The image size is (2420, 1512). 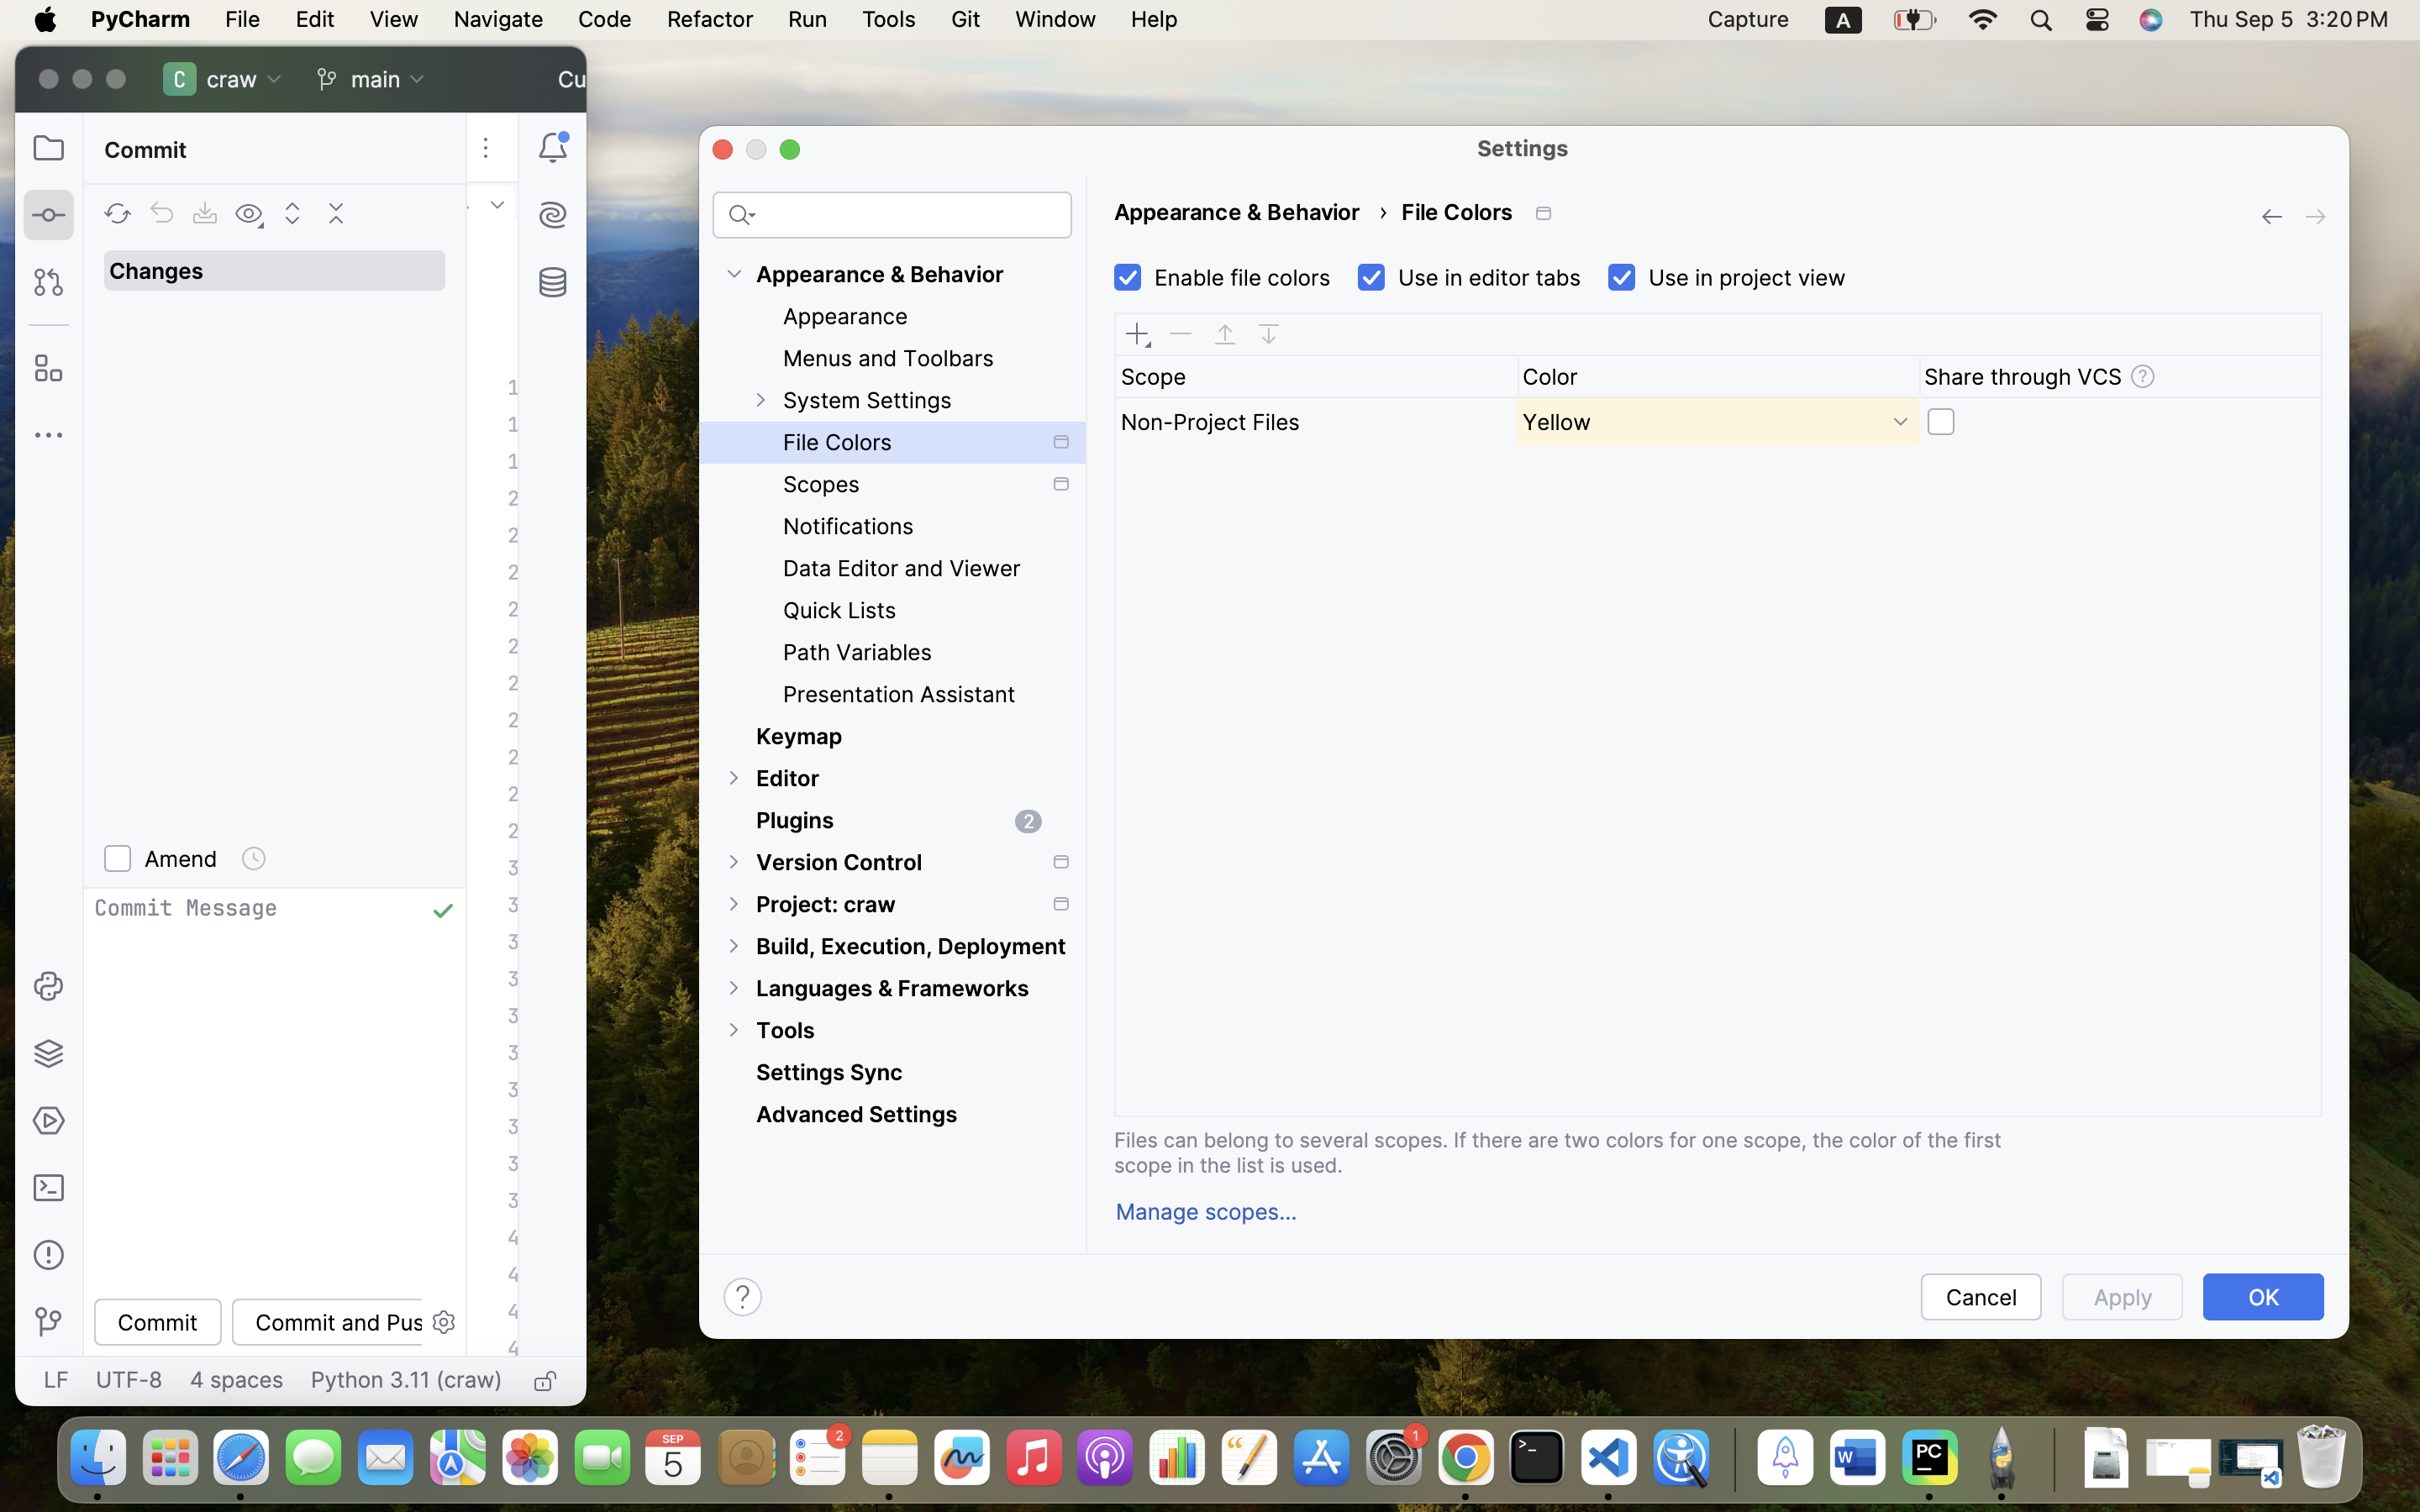 I want to click on 'Files can belong to several scopes. If there are two colors for one scope, the color of the first scope in the list is used.', so click(x=1584, y=1151).